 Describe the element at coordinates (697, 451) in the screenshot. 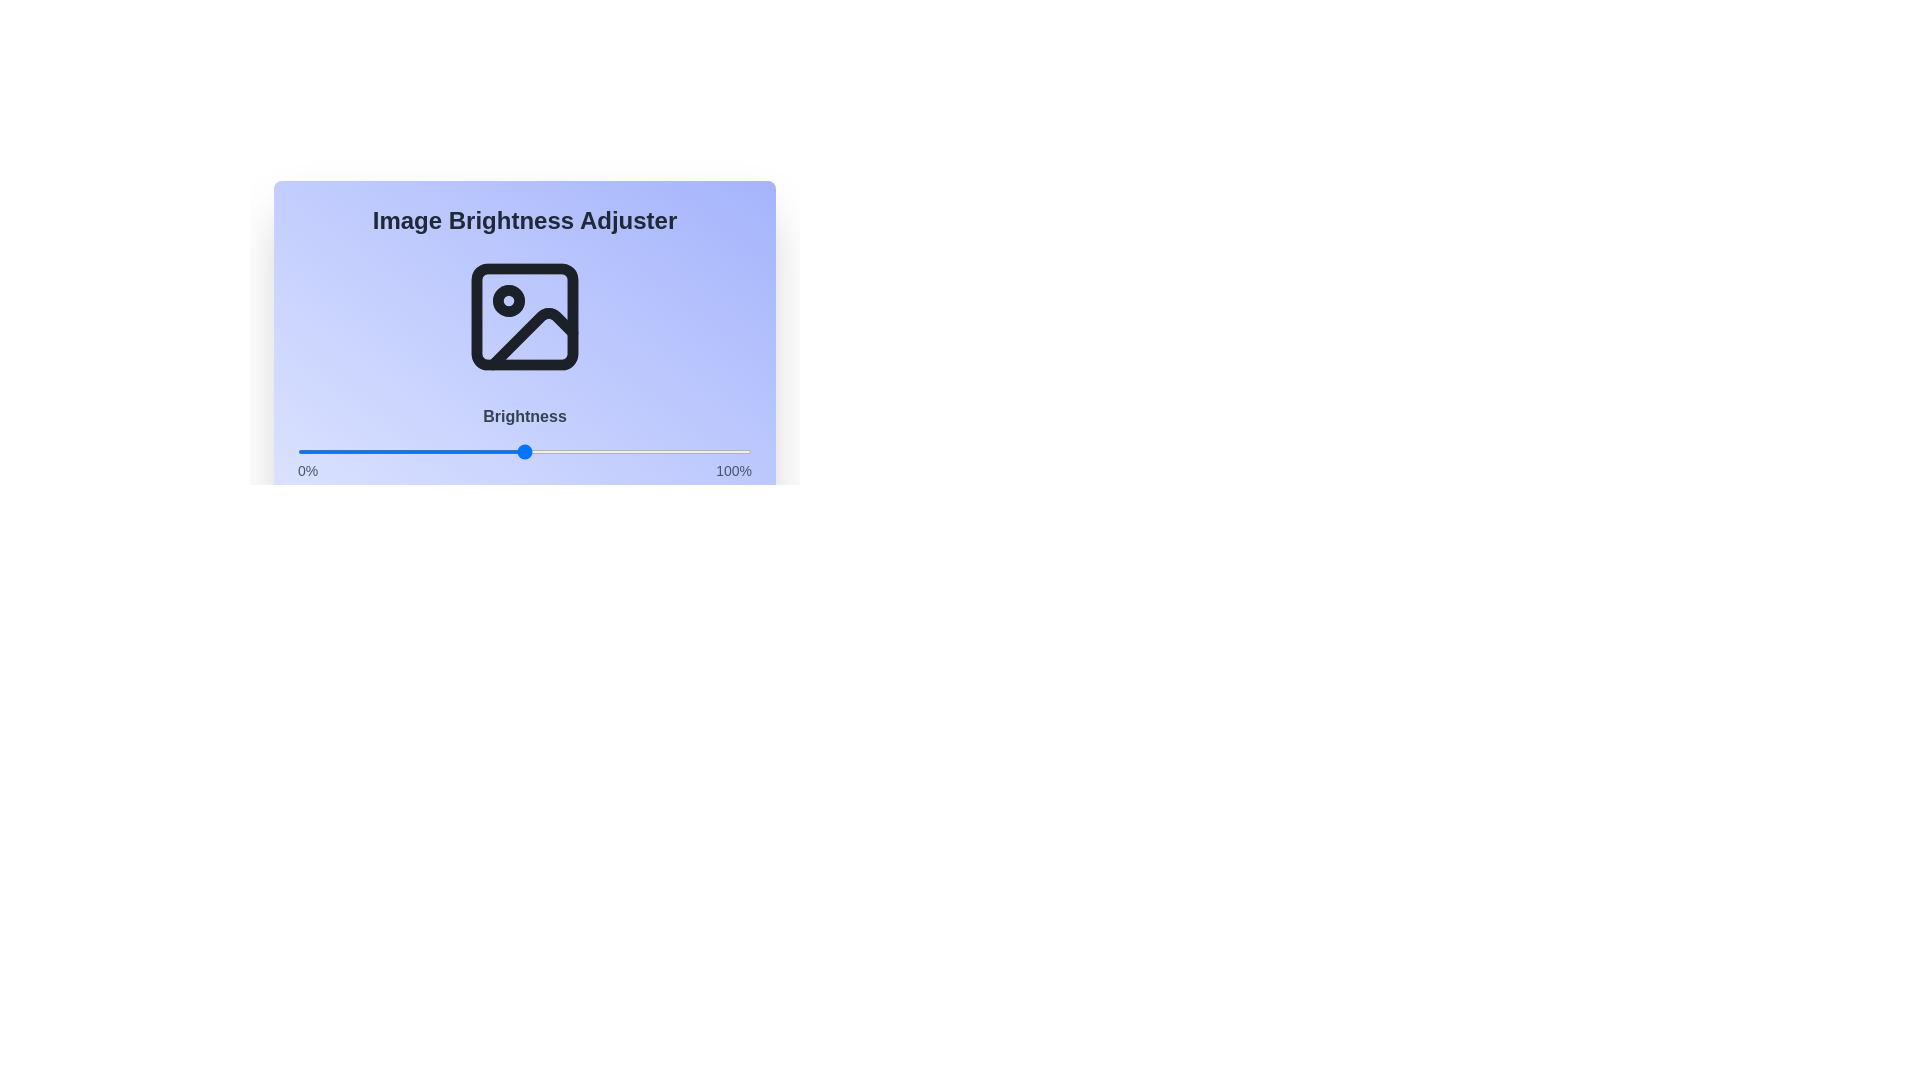

I see `the brightness slider to 88%` at that location.